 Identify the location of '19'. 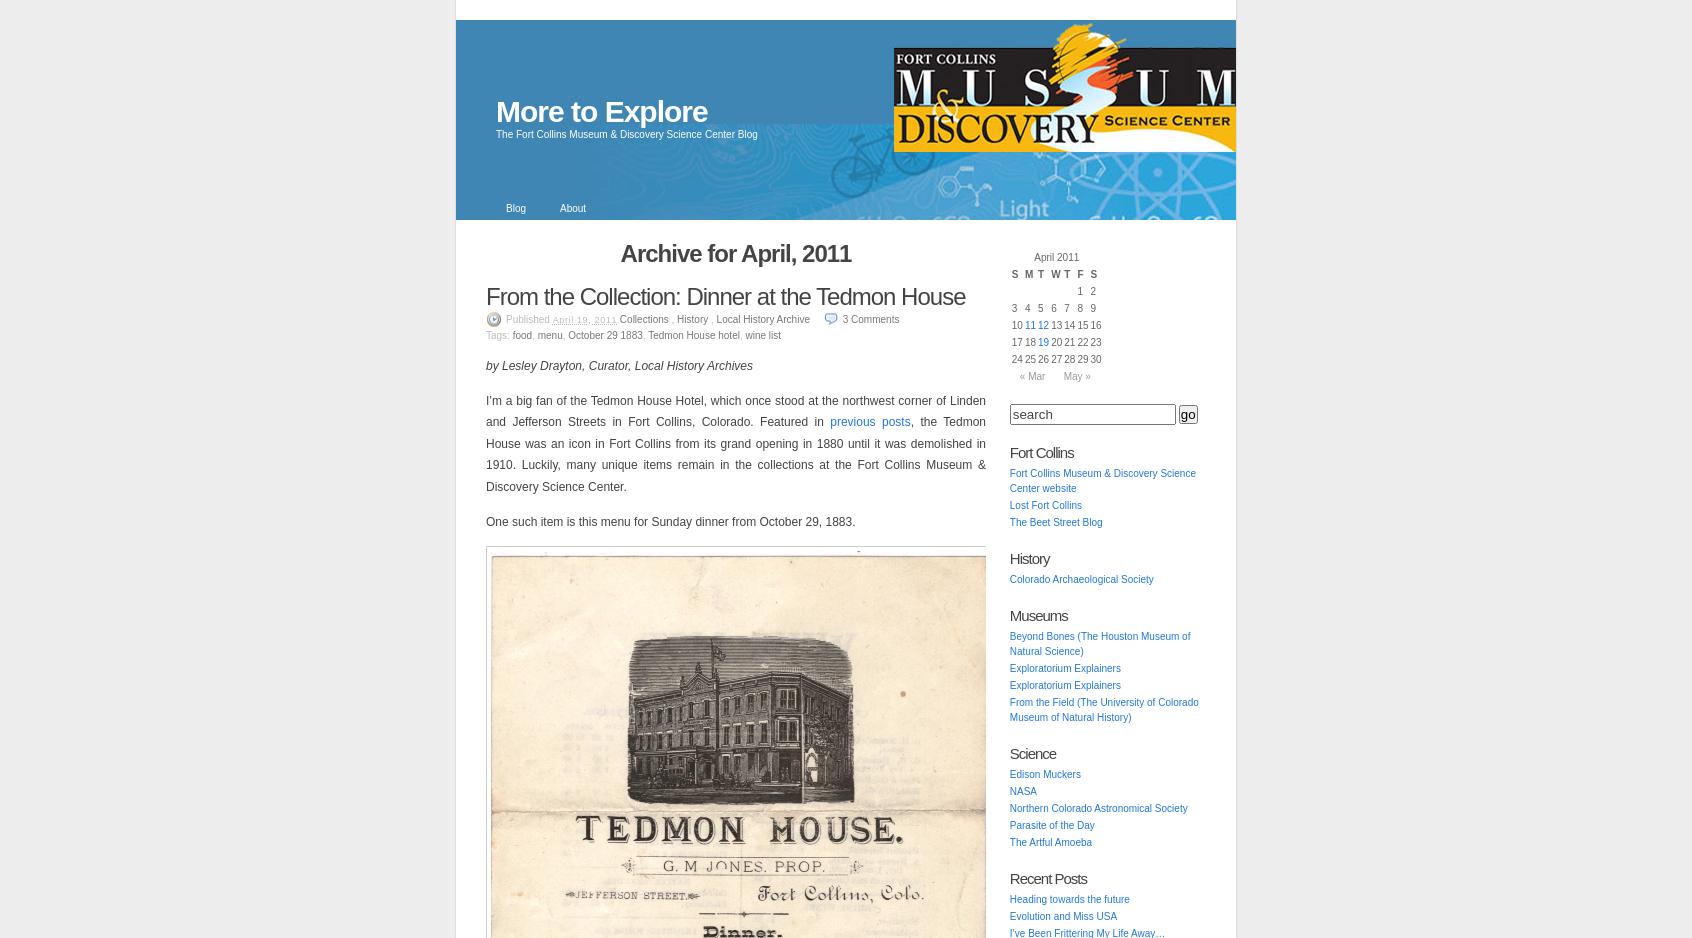
(1037, 342).